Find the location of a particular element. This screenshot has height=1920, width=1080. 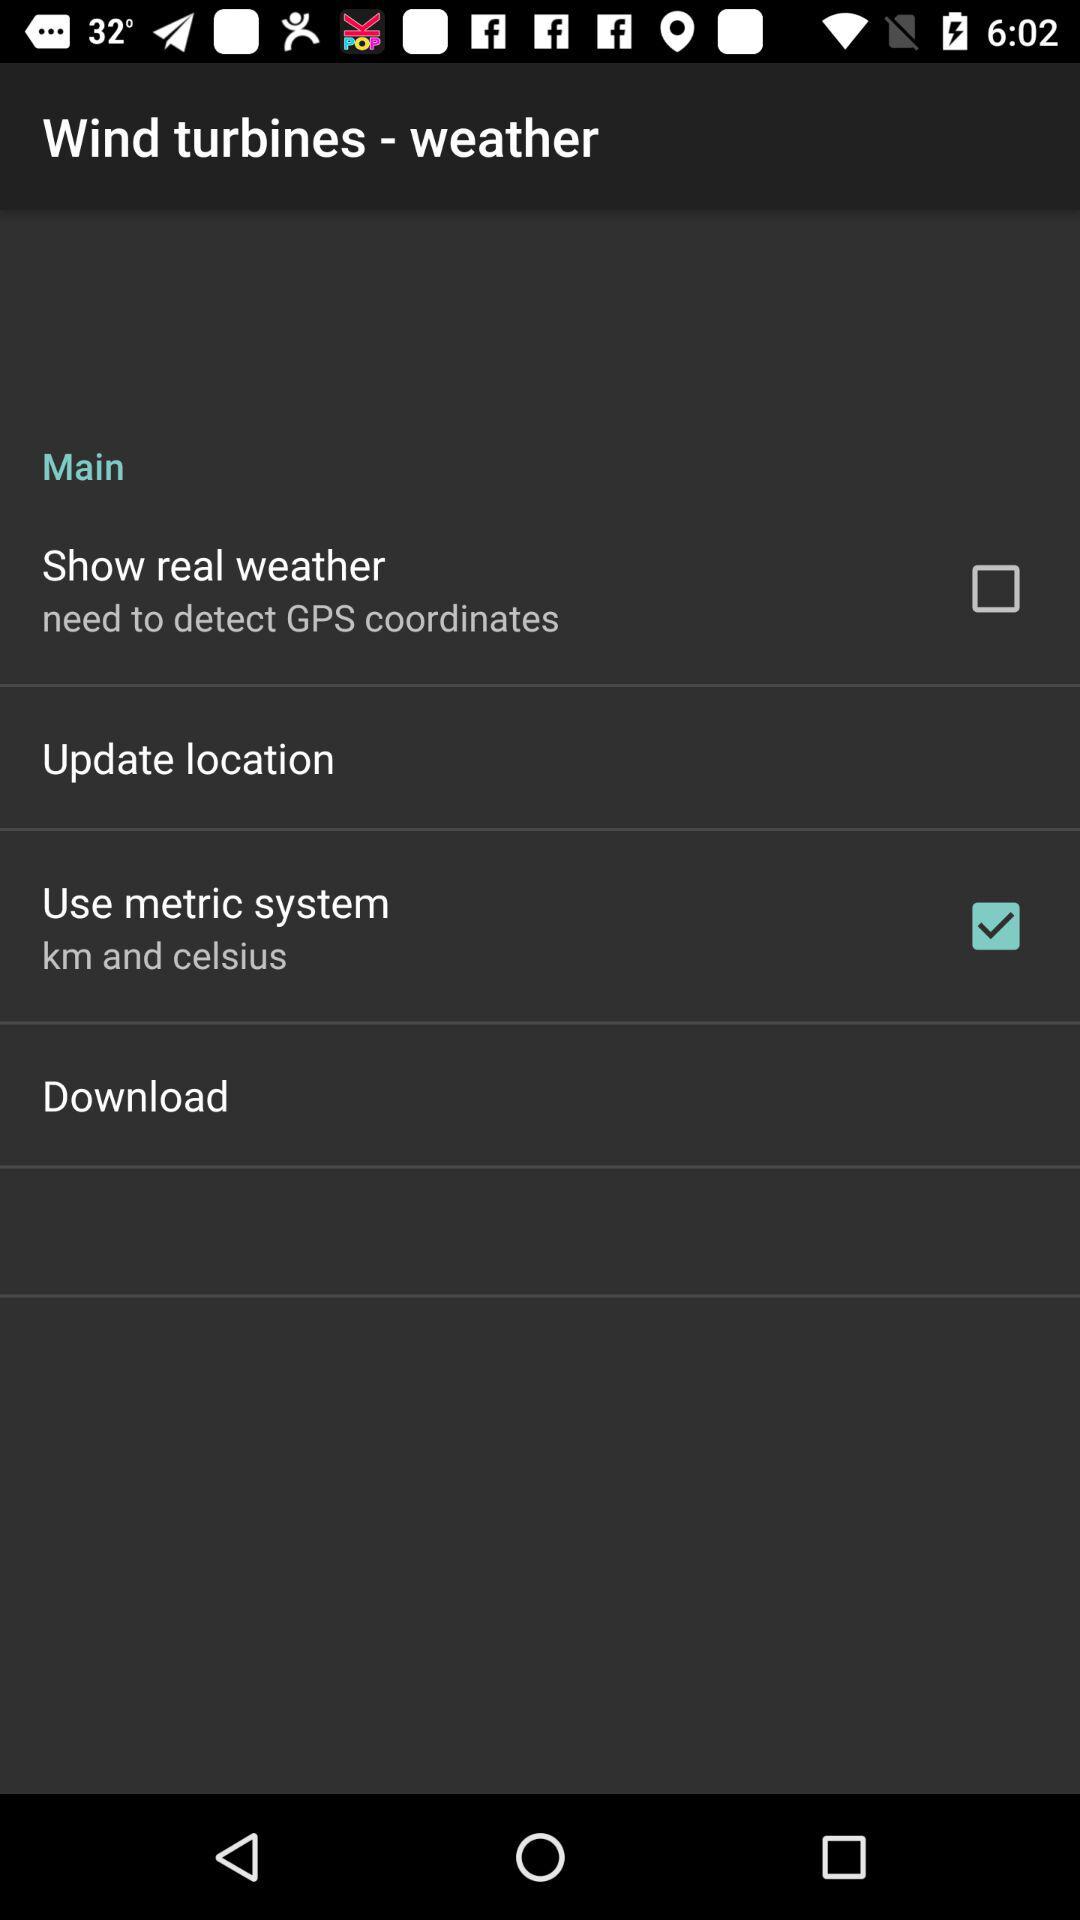

app below need to detect app is located at coordinates (188, 756).